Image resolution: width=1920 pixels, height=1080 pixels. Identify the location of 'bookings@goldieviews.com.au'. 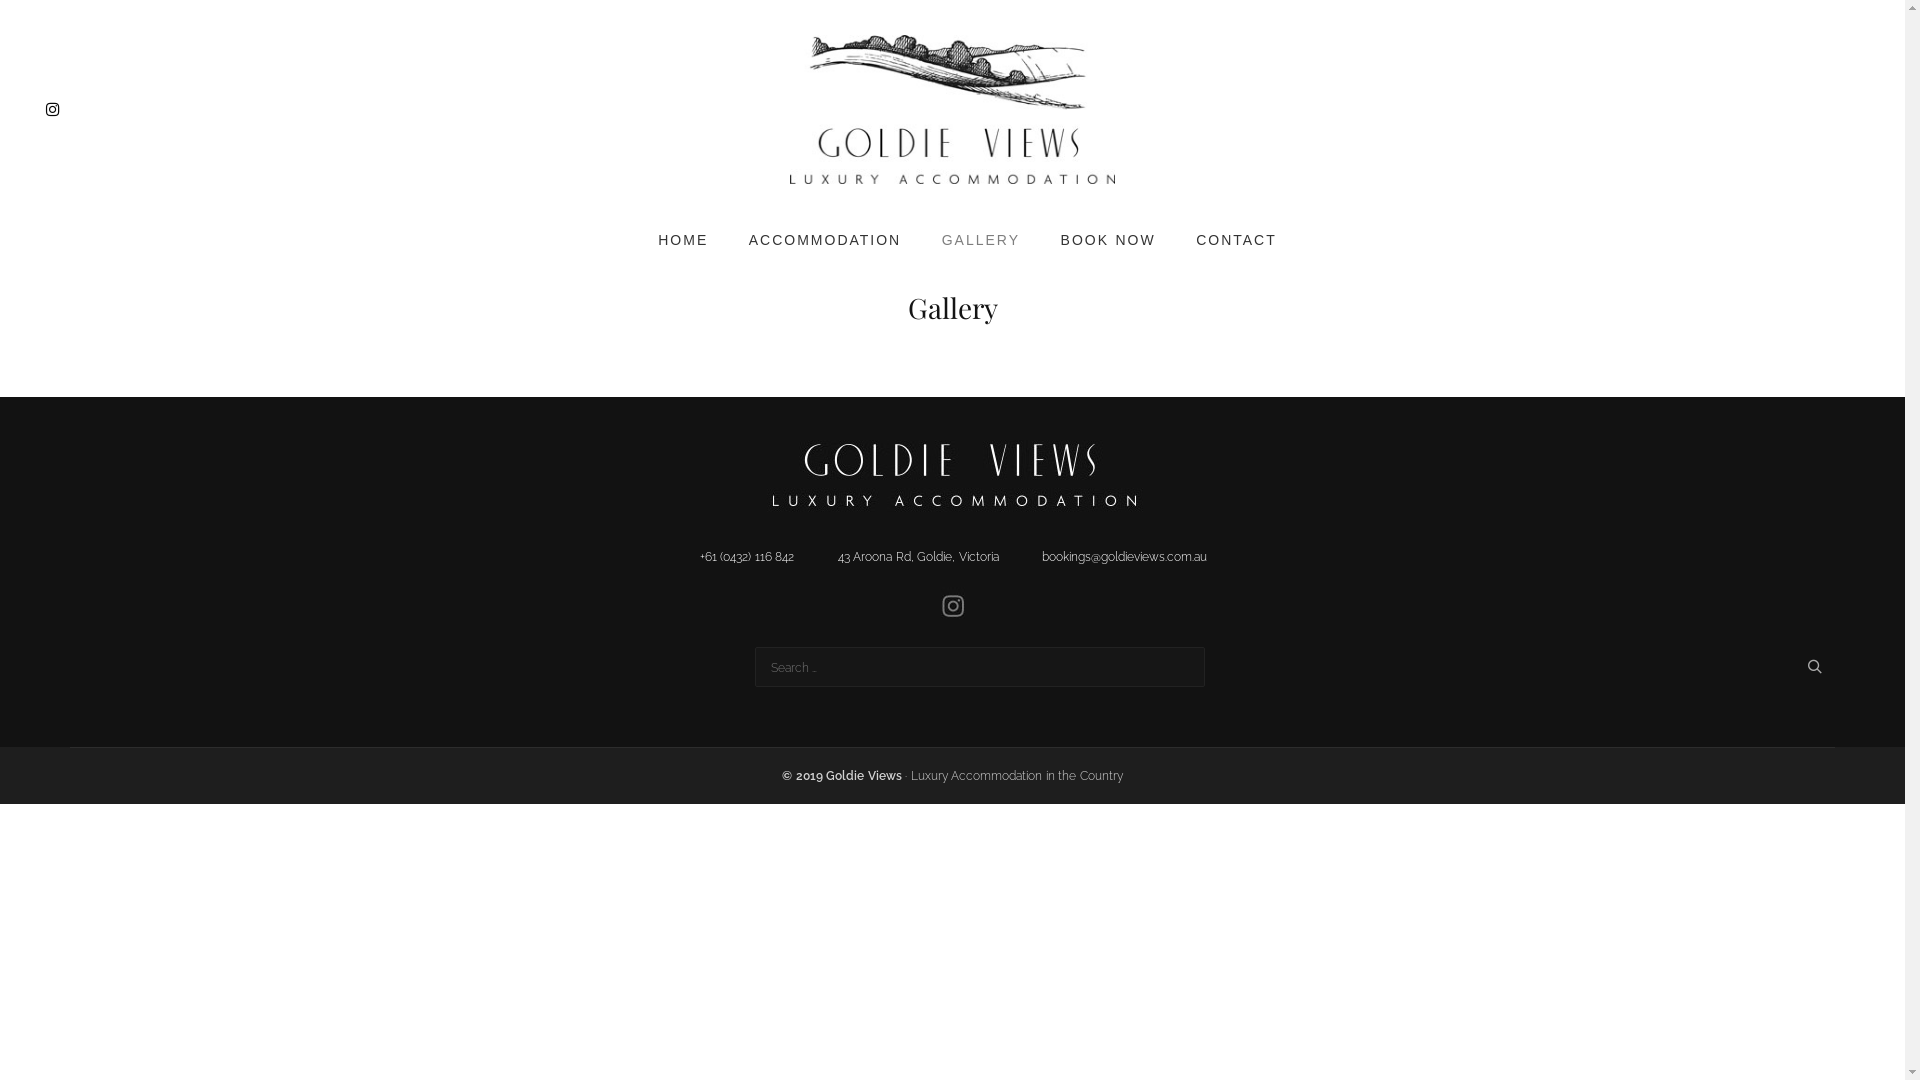
(1124, 556).